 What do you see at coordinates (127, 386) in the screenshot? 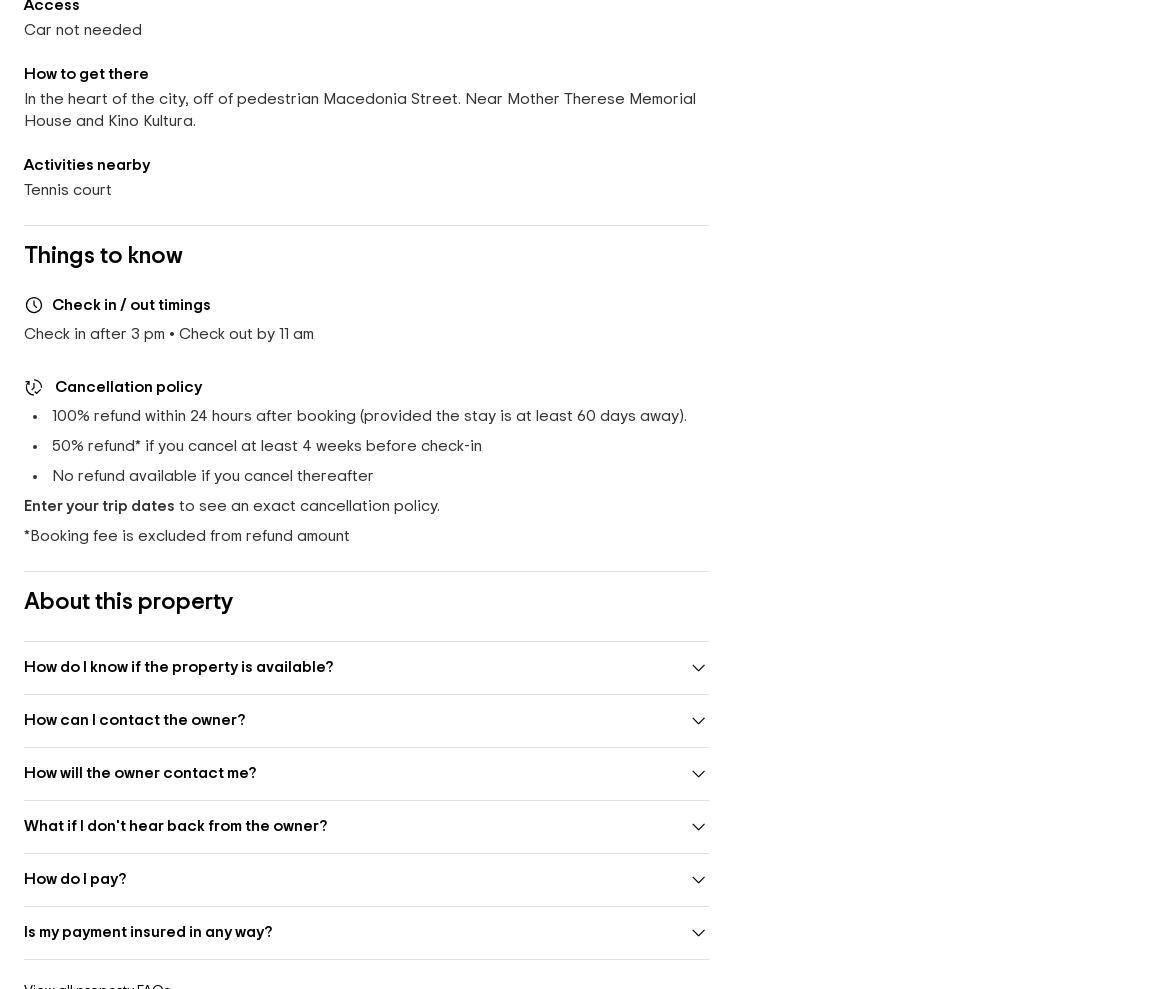
I see `'Cancellation policy'` at bounding box center [127, 386].